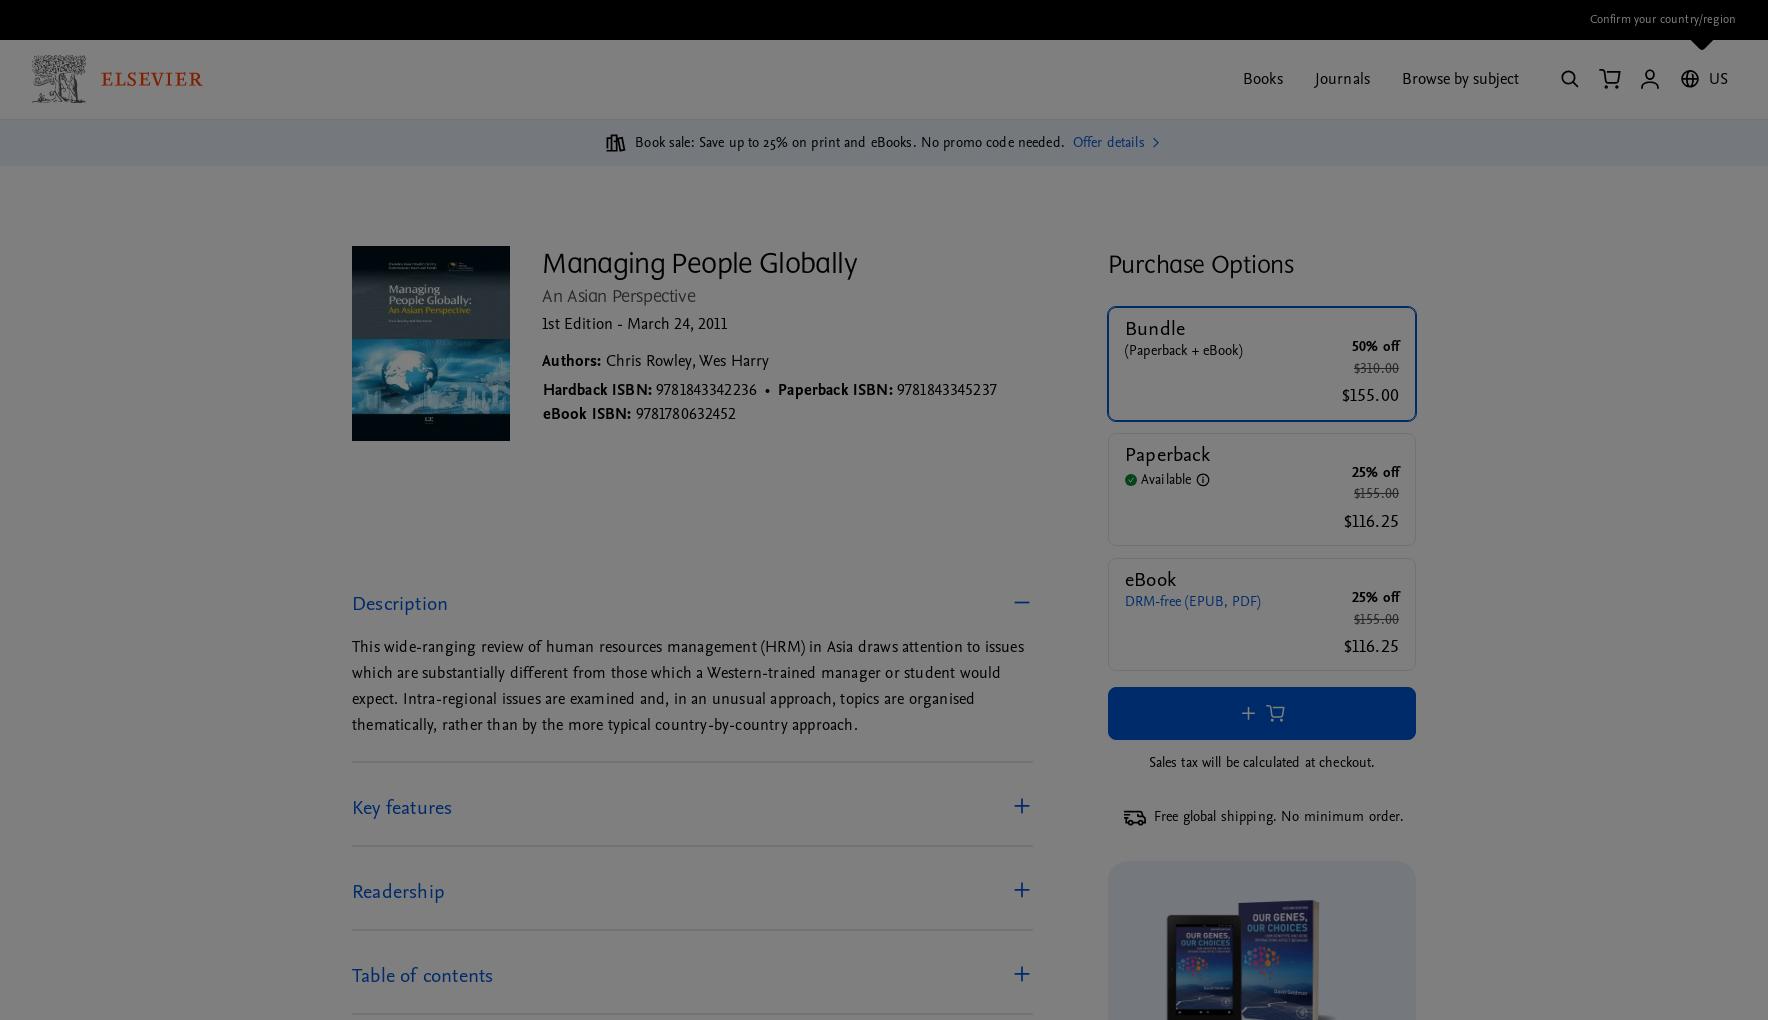 Image resolution: width=1768 pixels, height=1020 pixels. What do you see at coordinates (1340, 78) in the screenshot?
I see `'Journals'` at bounding box center [1340, 78].